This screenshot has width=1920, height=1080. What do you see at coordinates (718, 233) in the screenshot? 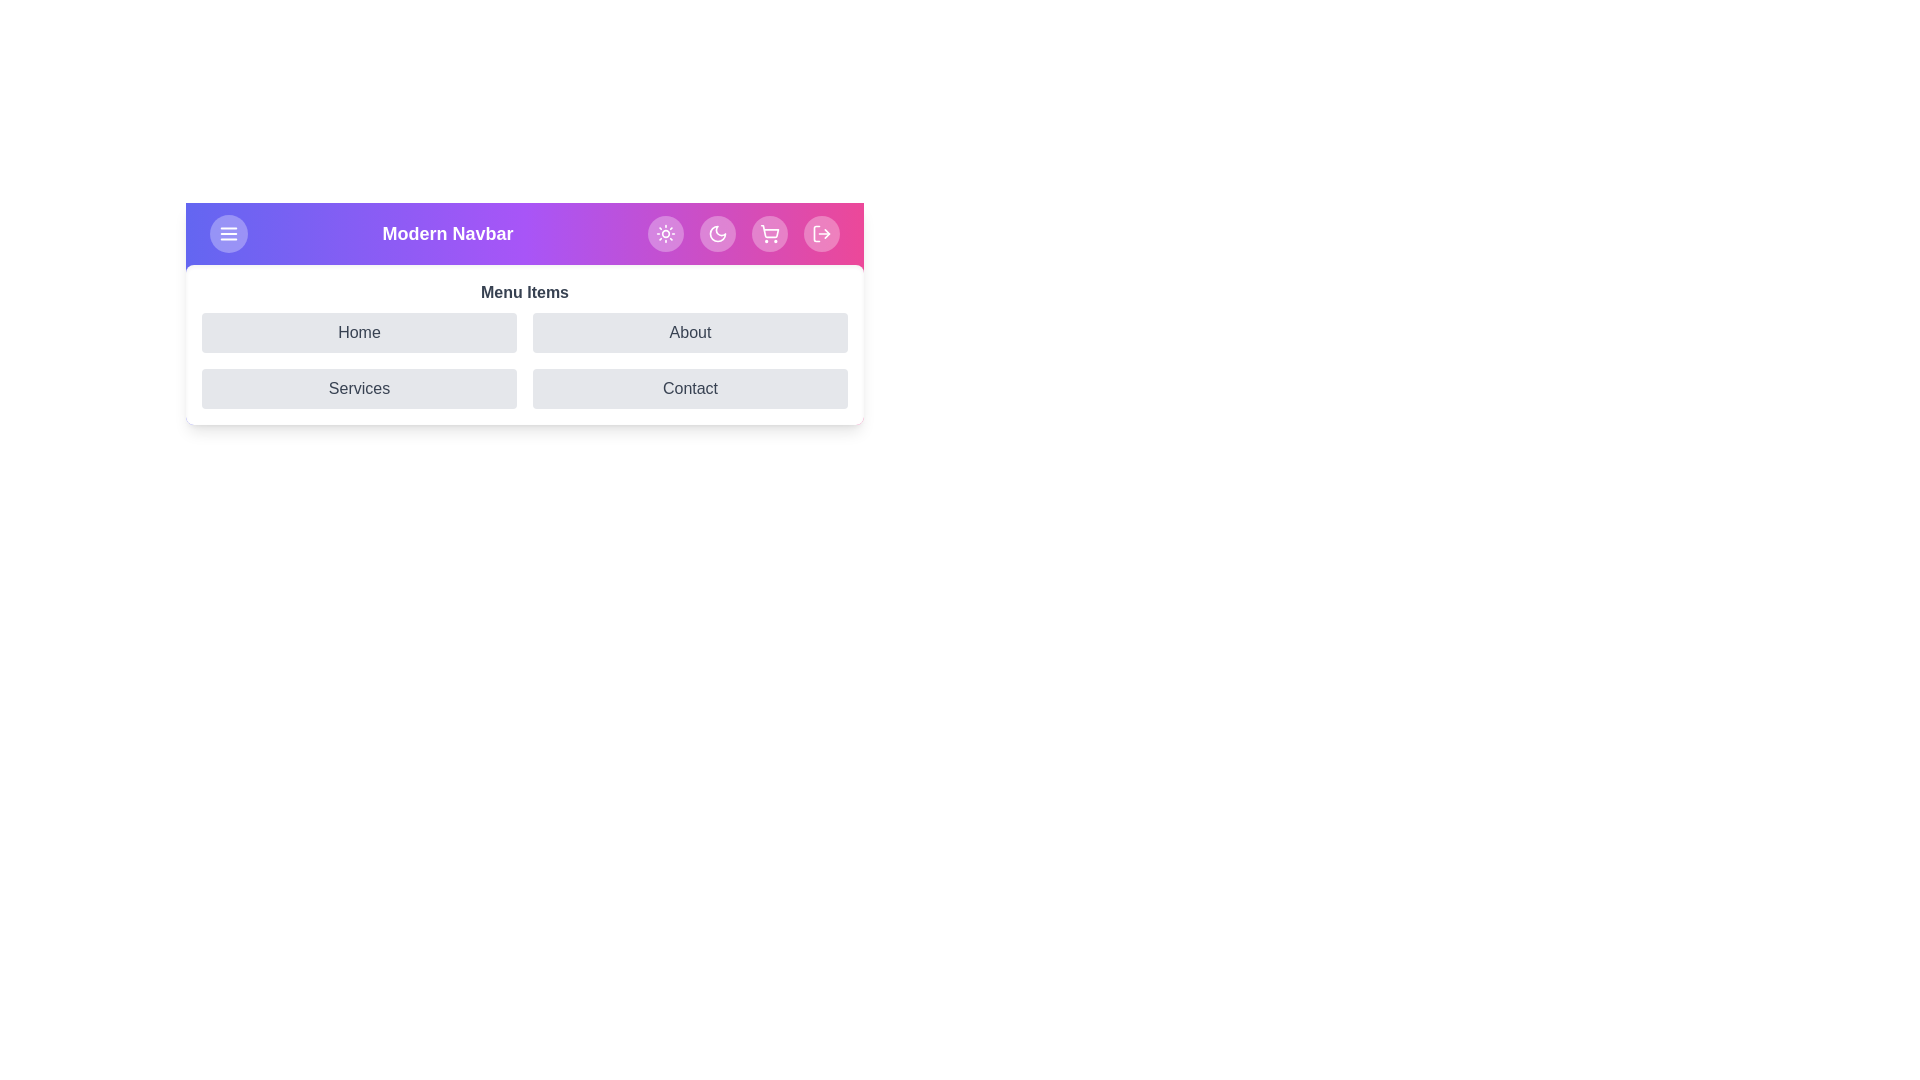
I see `the 'Moon' icon button` at bounding box center [718, 233].